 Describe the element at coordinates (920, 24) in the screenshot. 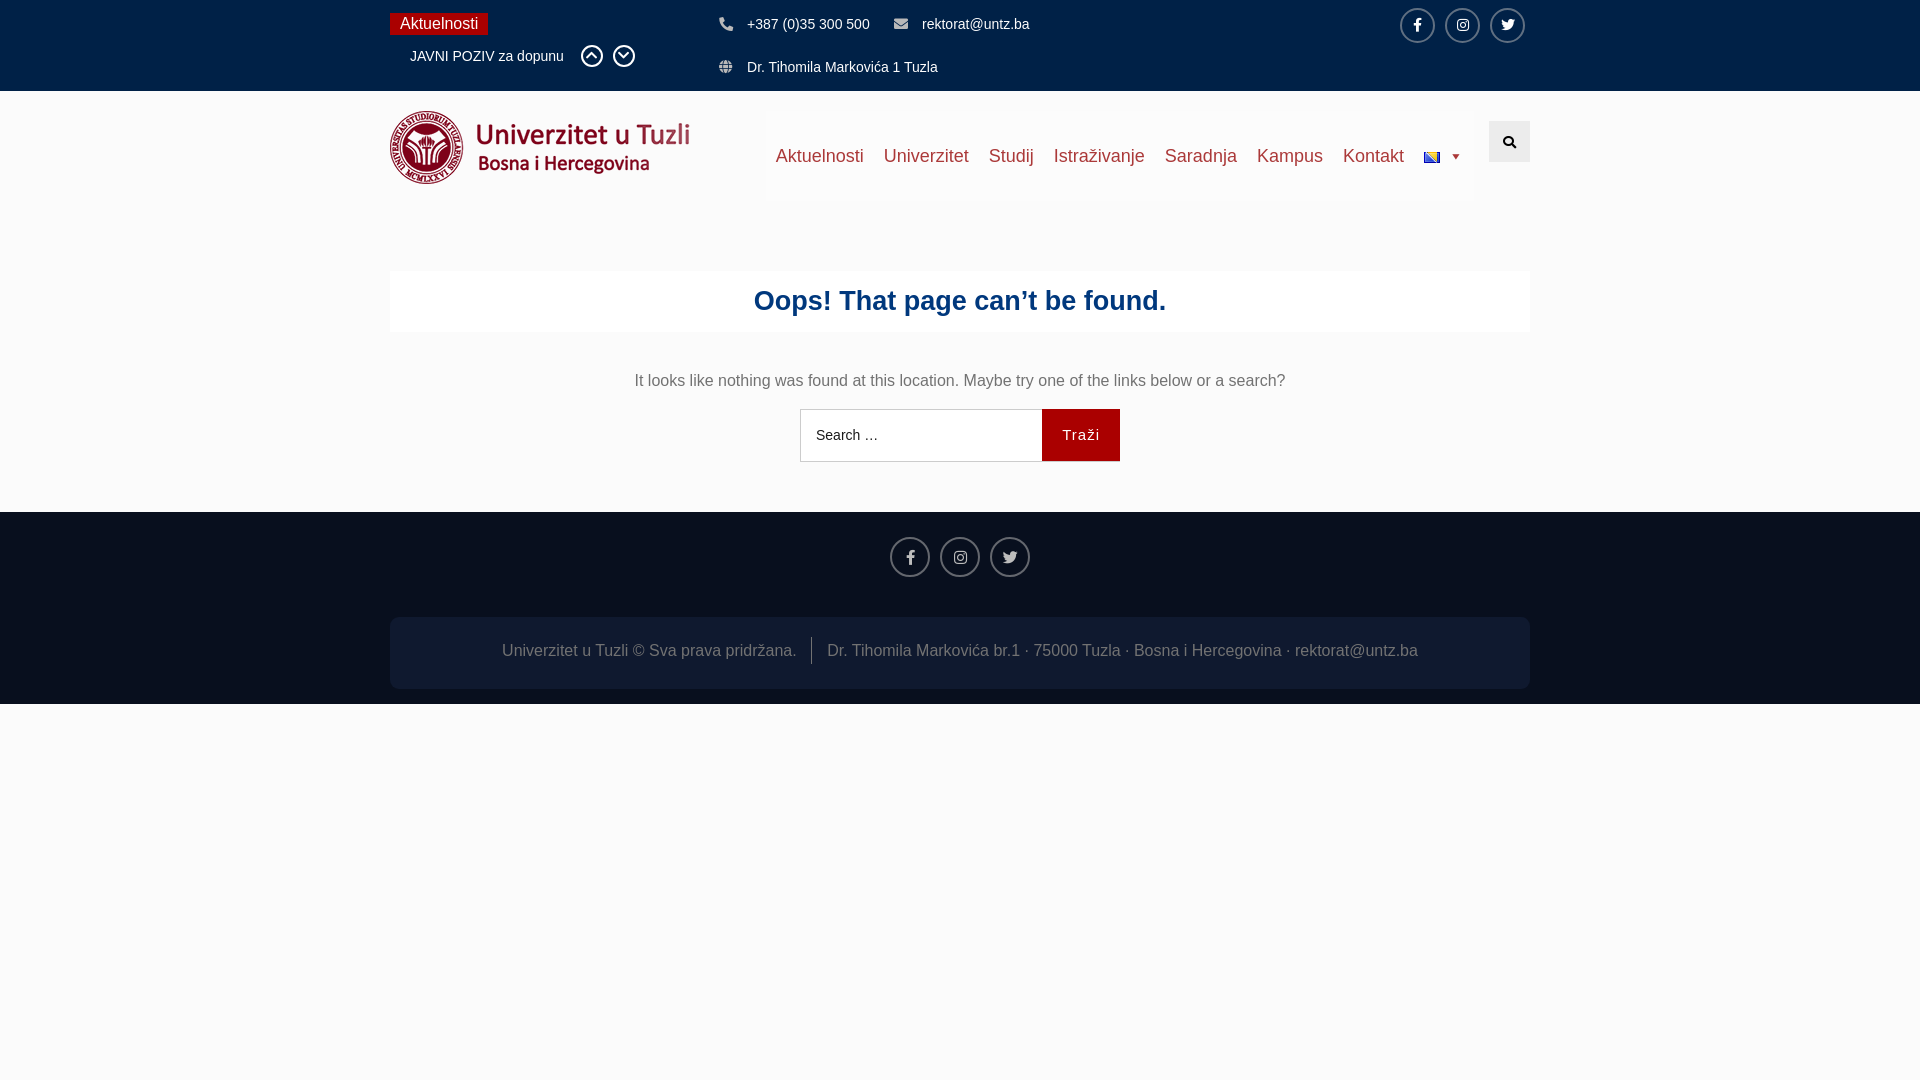

I see `'rektorat@untz.ba'` at that location.